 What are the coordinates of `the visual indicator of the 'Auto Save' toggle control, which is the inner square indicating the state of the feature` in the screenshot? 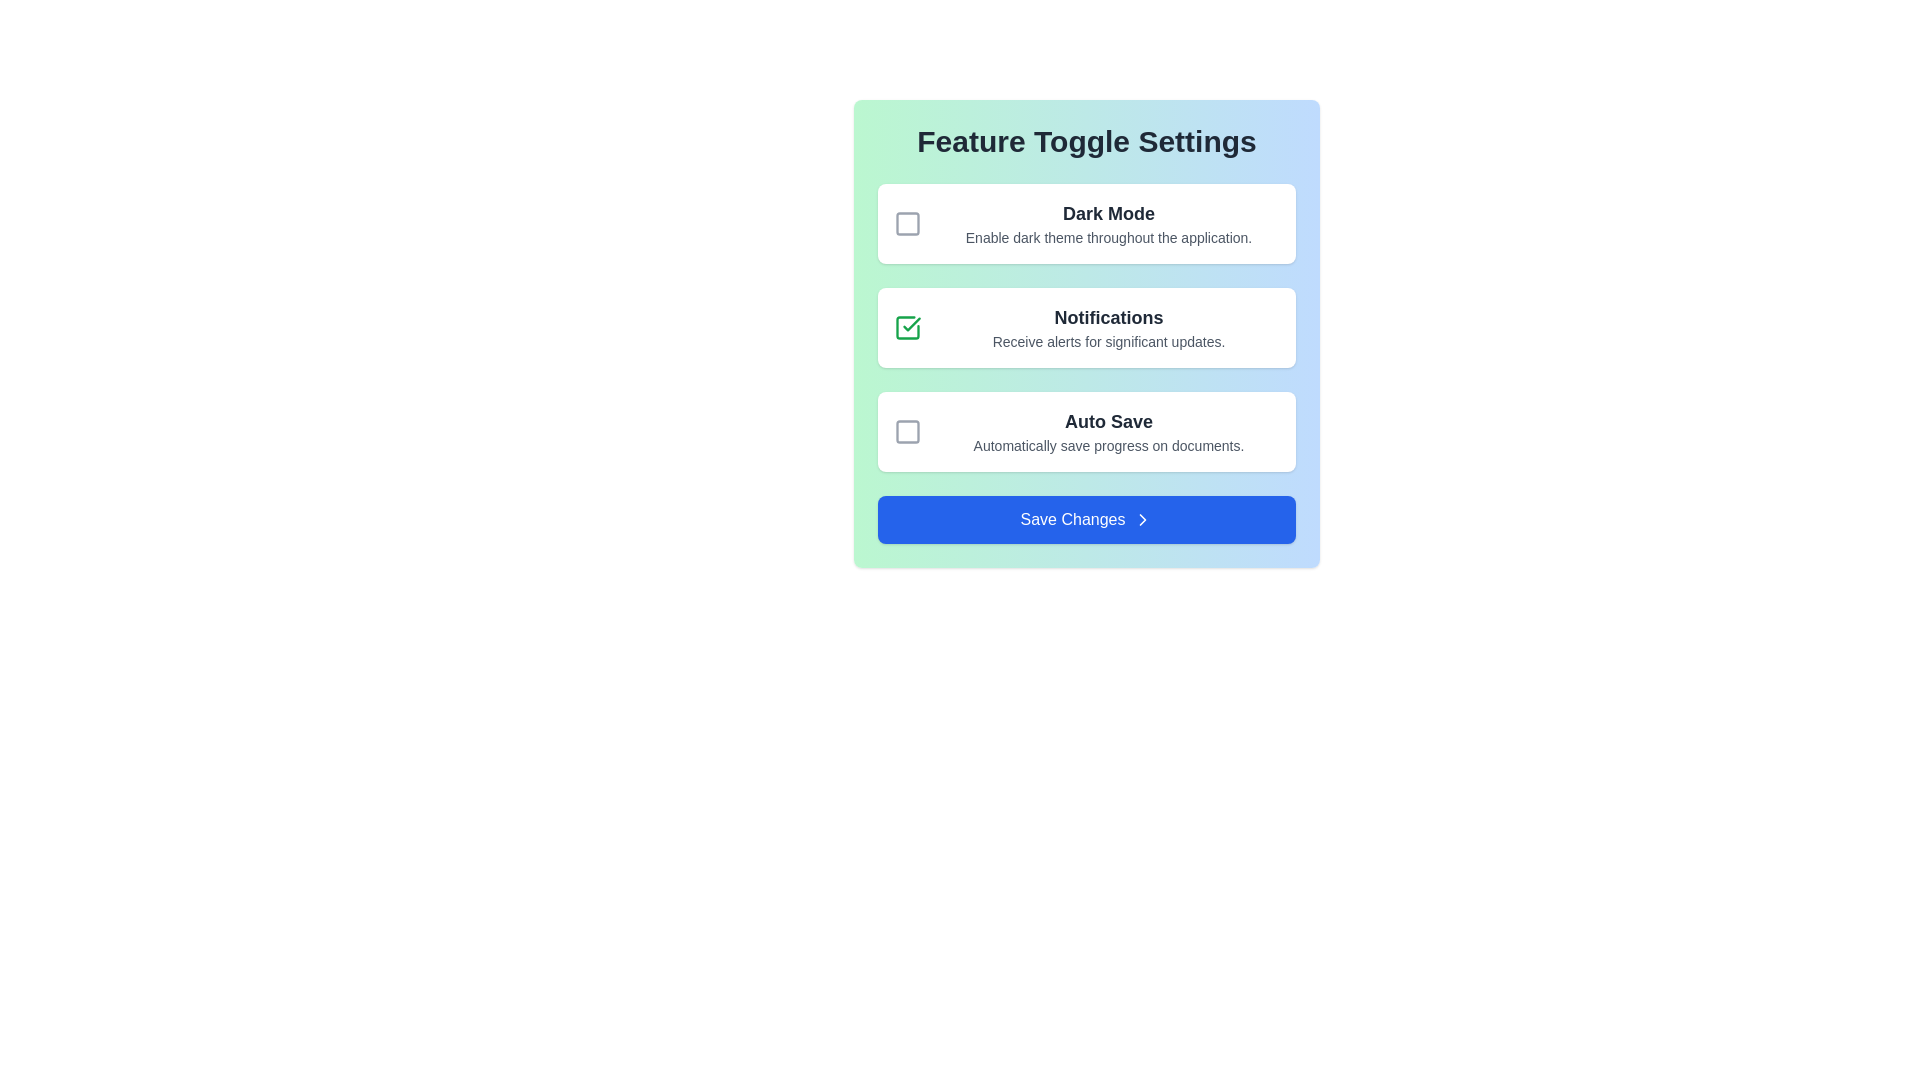 It's located at (906, 431).